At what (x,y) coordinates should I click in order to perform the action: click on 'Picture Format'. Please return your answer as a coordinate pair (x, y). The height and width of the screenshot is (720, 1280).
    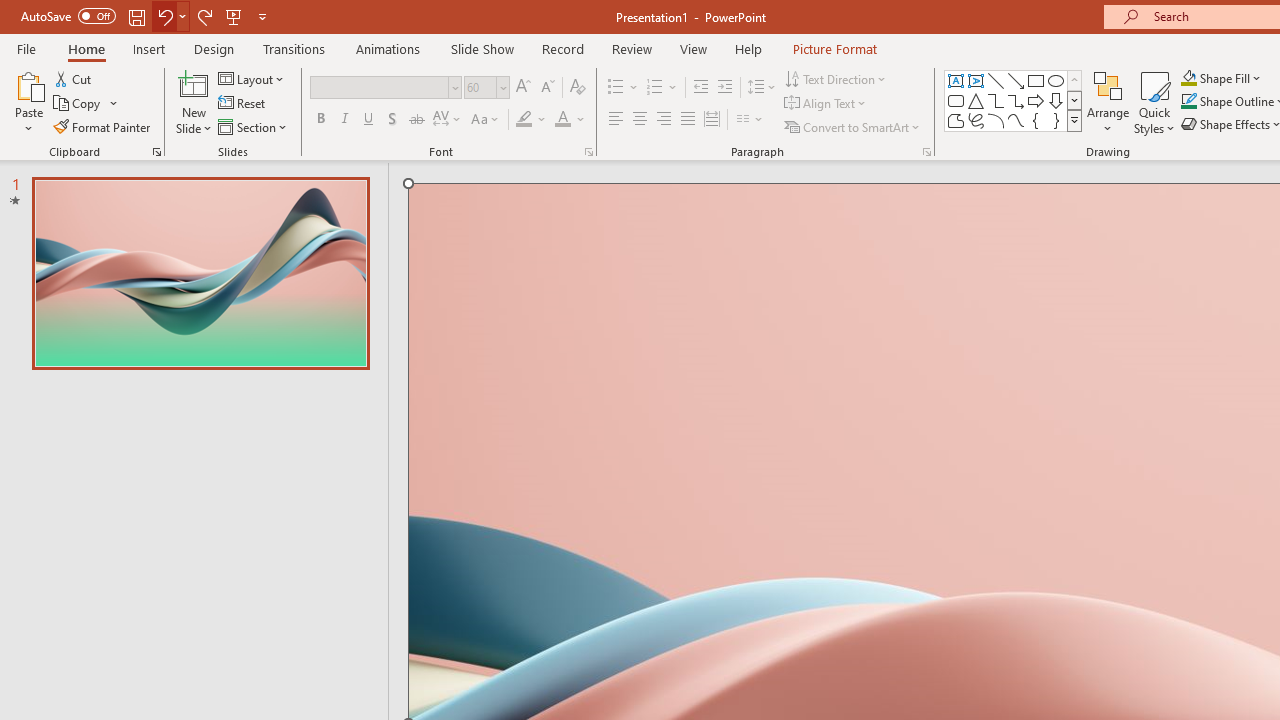
    Looking at the image, I should click on (835, 48).